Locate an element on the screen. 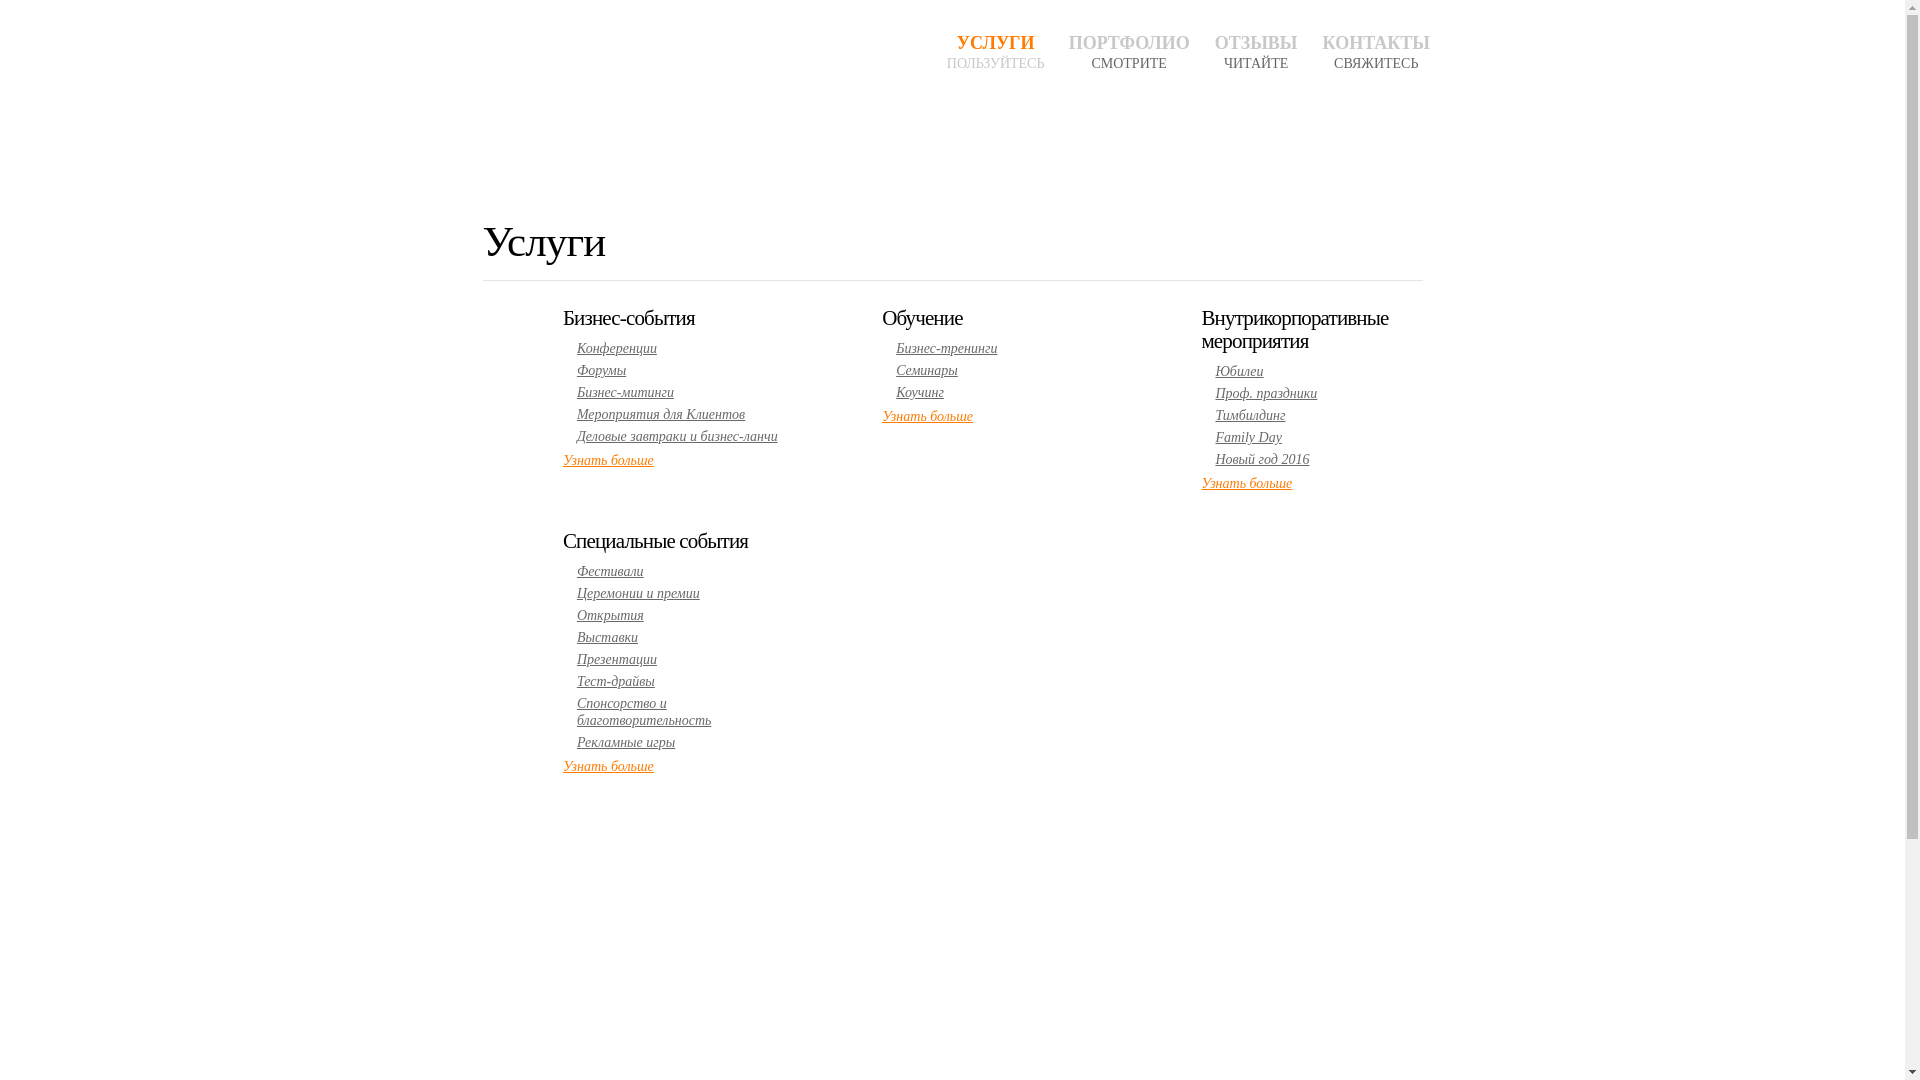 The image size is (1920, 1080). 'Family Day' is located at coordinates (1247, 436).